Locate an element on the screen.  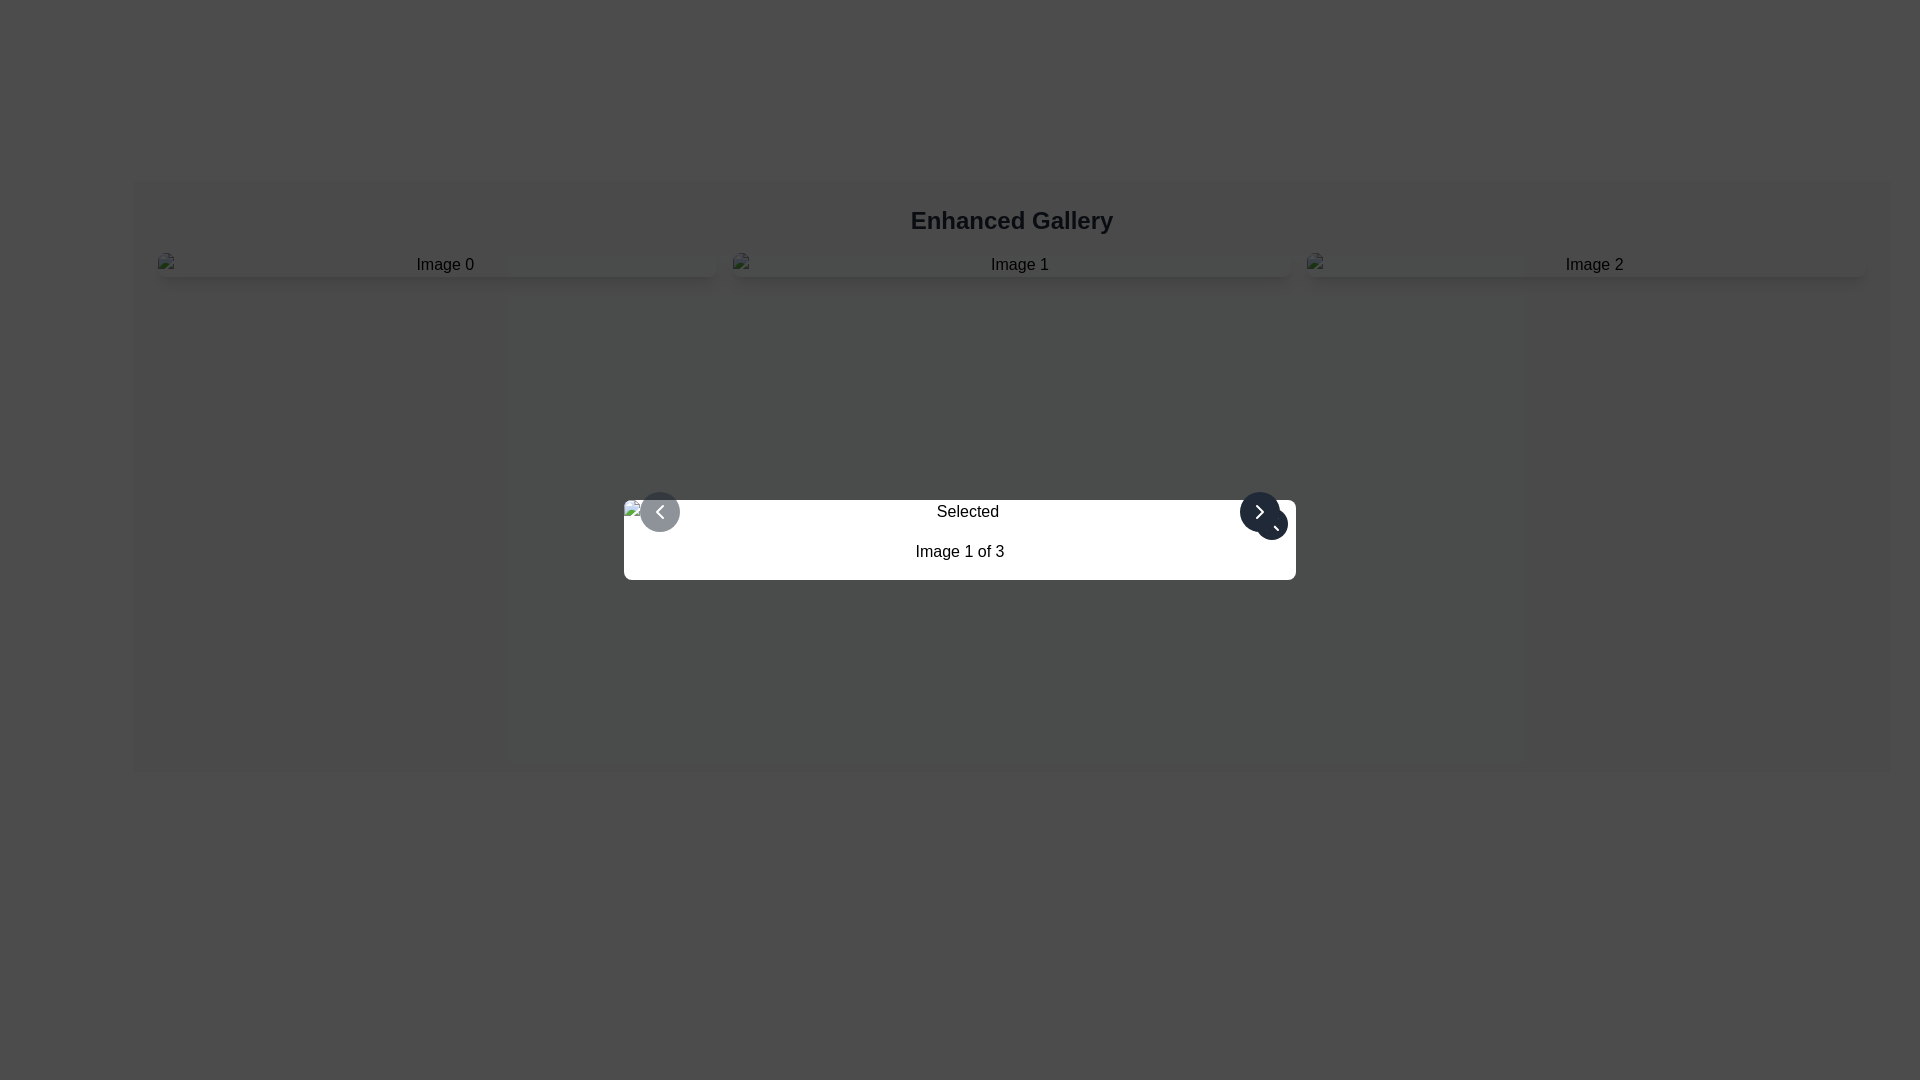
the third and last gallery thumbnail image, located on the far right of the grid is located at coordinates (1585, 264).